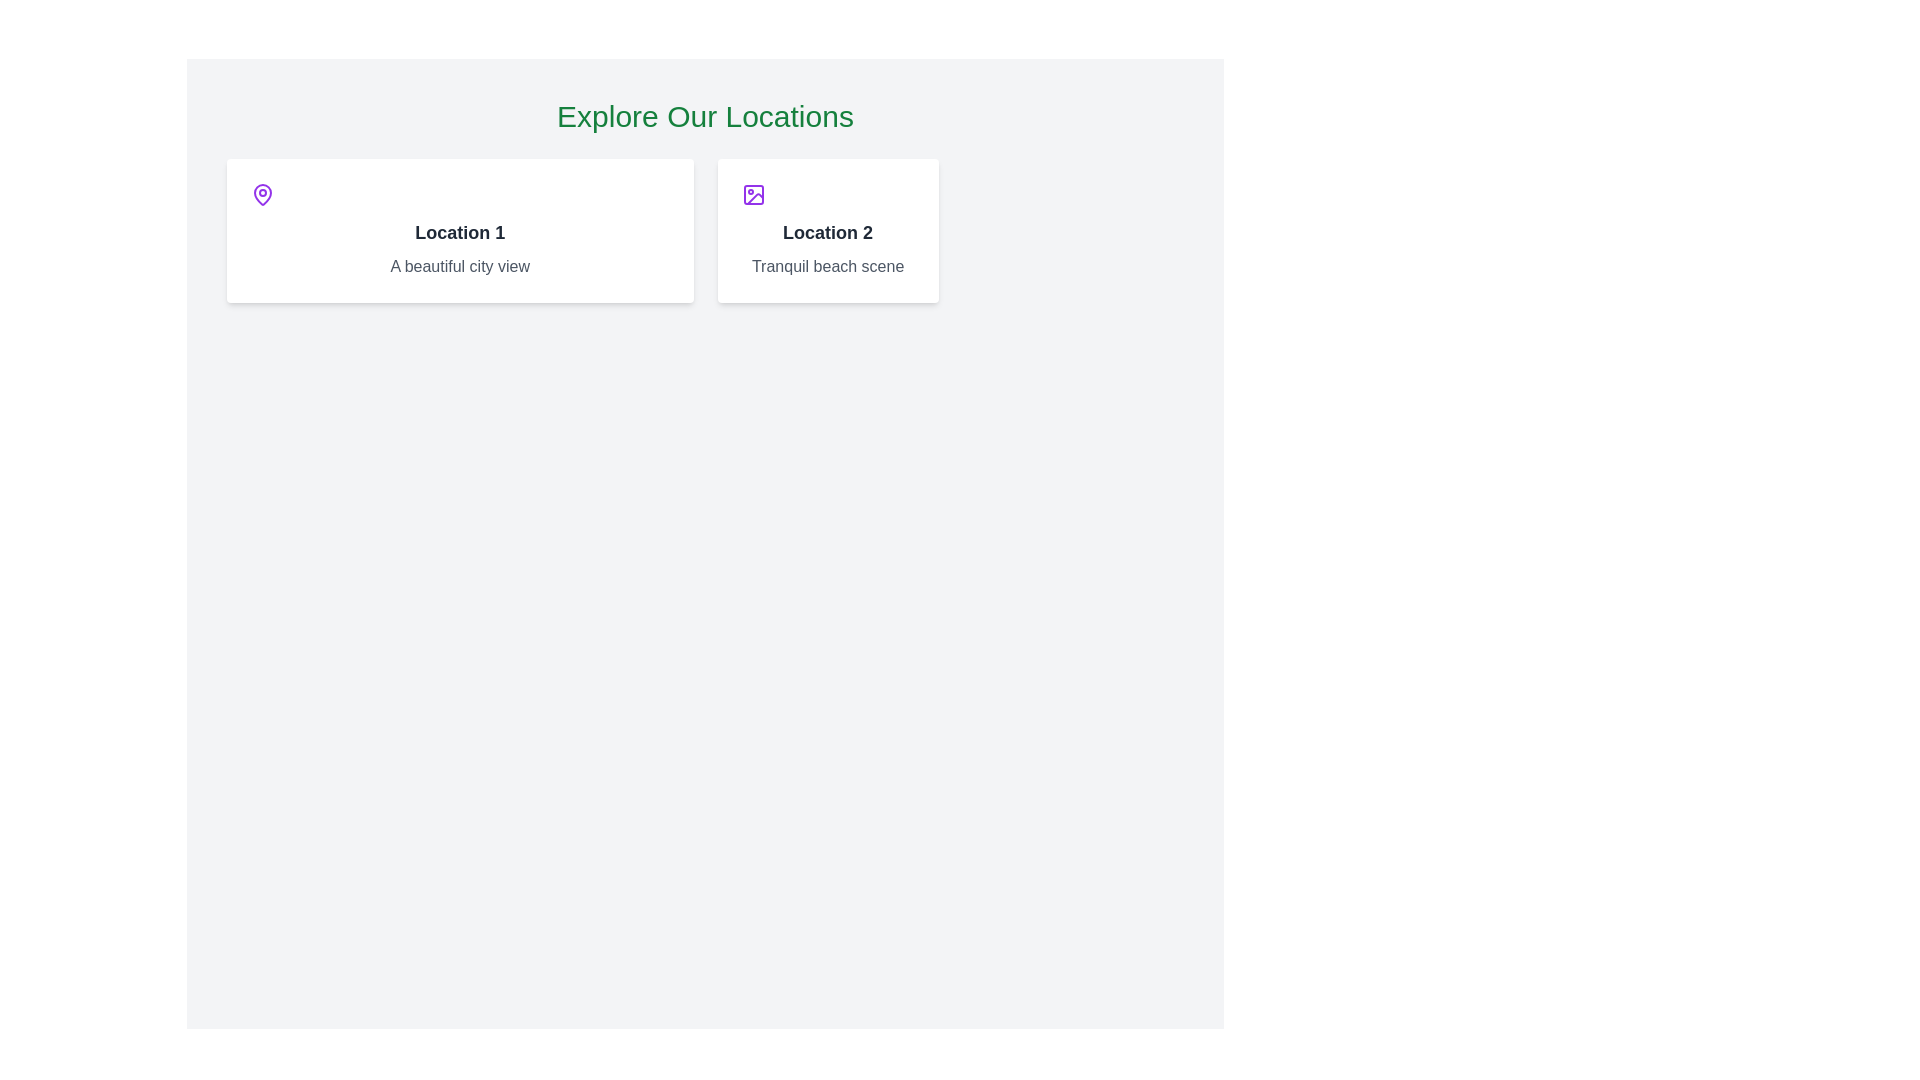 The height and width of the screenshot is (1080, 1920). Describe the element at coordinates (262, 195) in the screenshot. I see `the location marker icon situated at the top-left corner inside the card labeled 'Location 1'` at that location.